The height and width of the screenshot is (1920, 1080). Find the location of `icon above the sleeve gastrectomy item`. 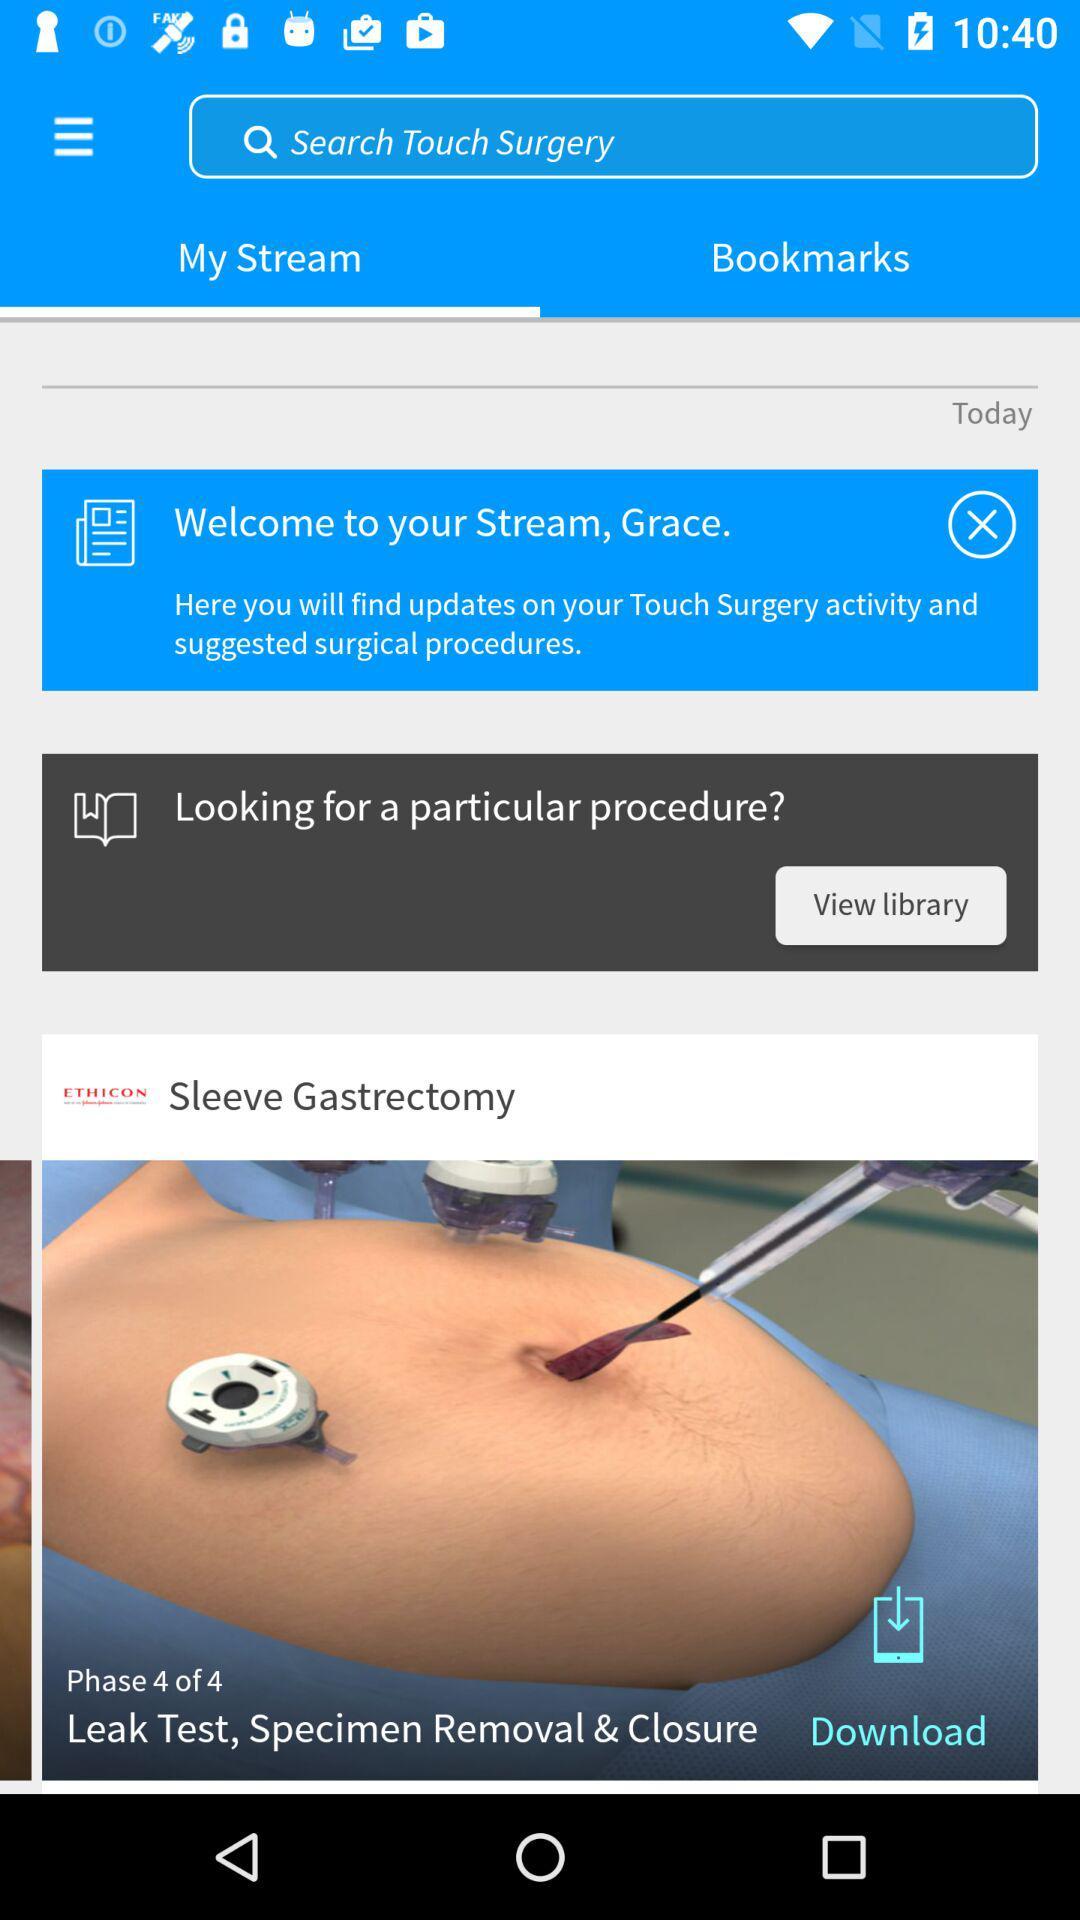

icon above the sleeve gastrectomy item is located at coordinates (890, 904).